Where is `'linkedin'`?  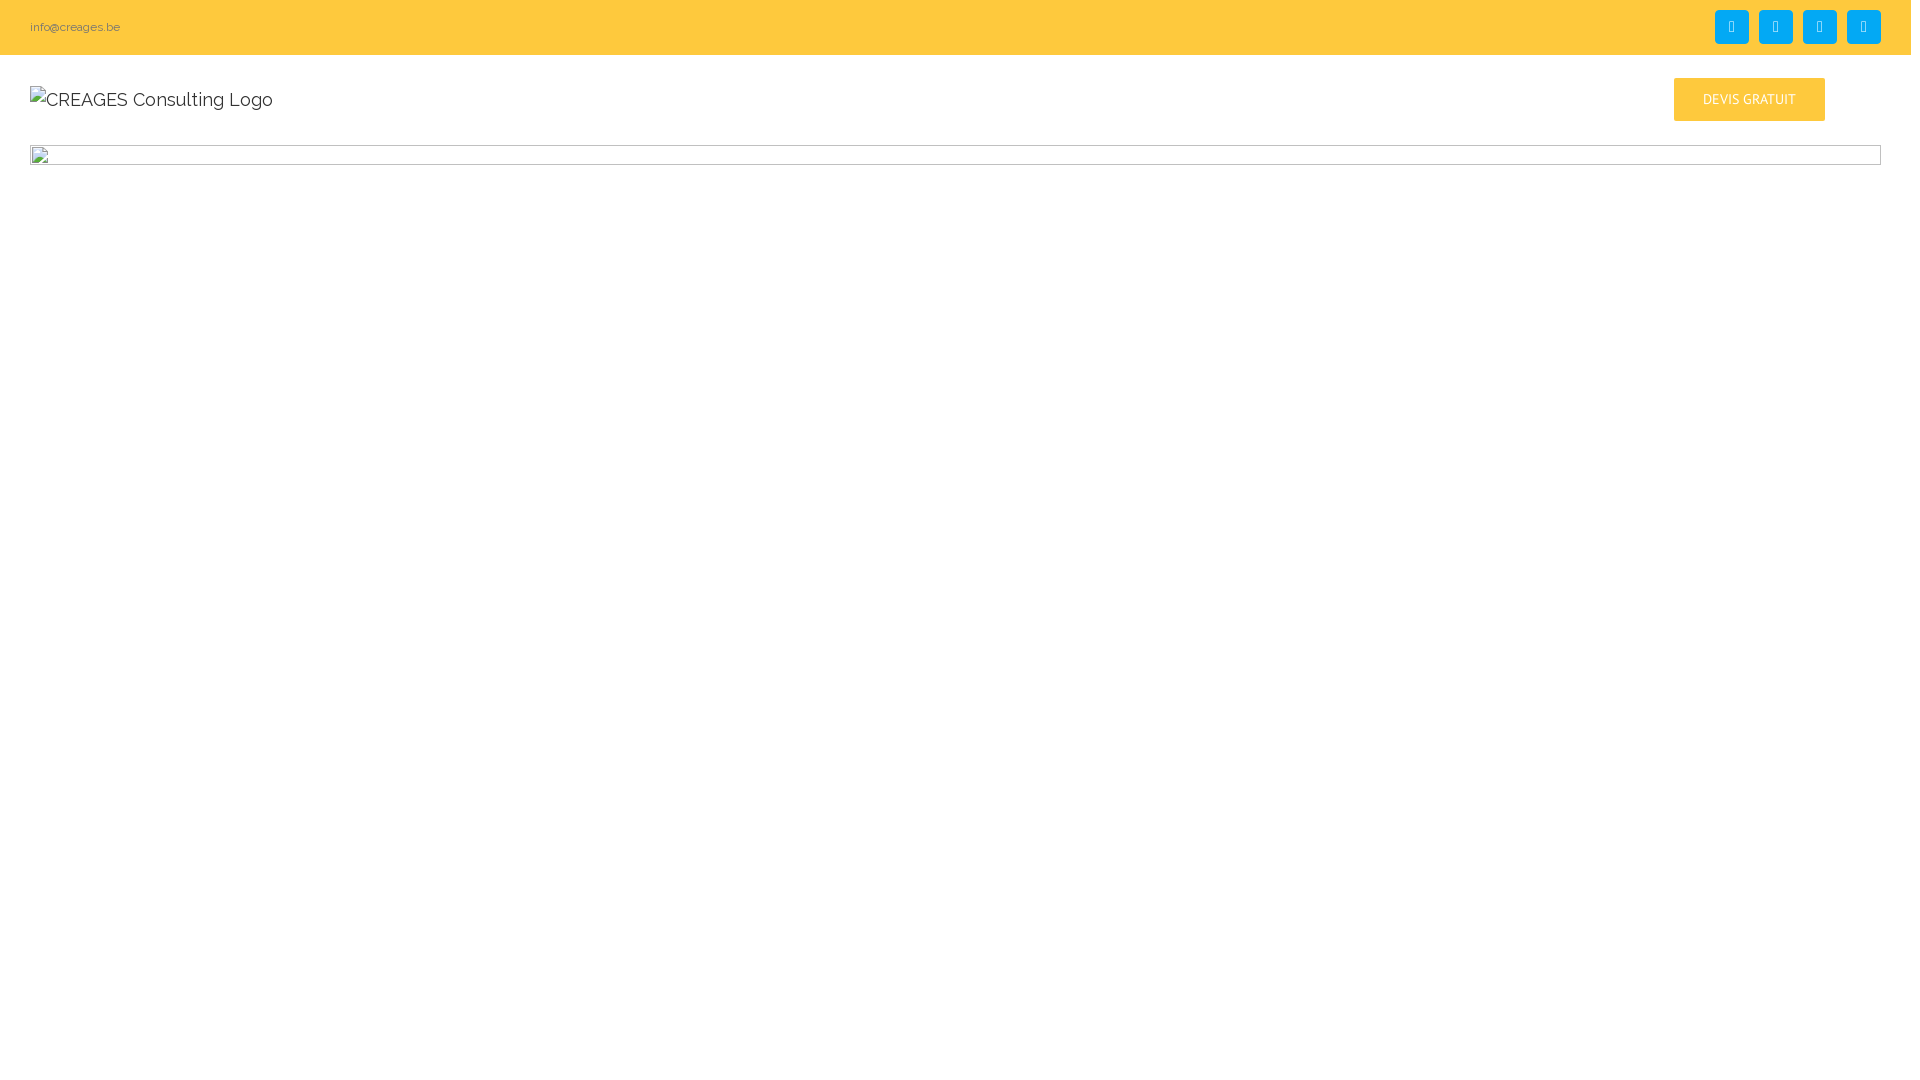 'linkedin' is located at coordinates (1862, 27).